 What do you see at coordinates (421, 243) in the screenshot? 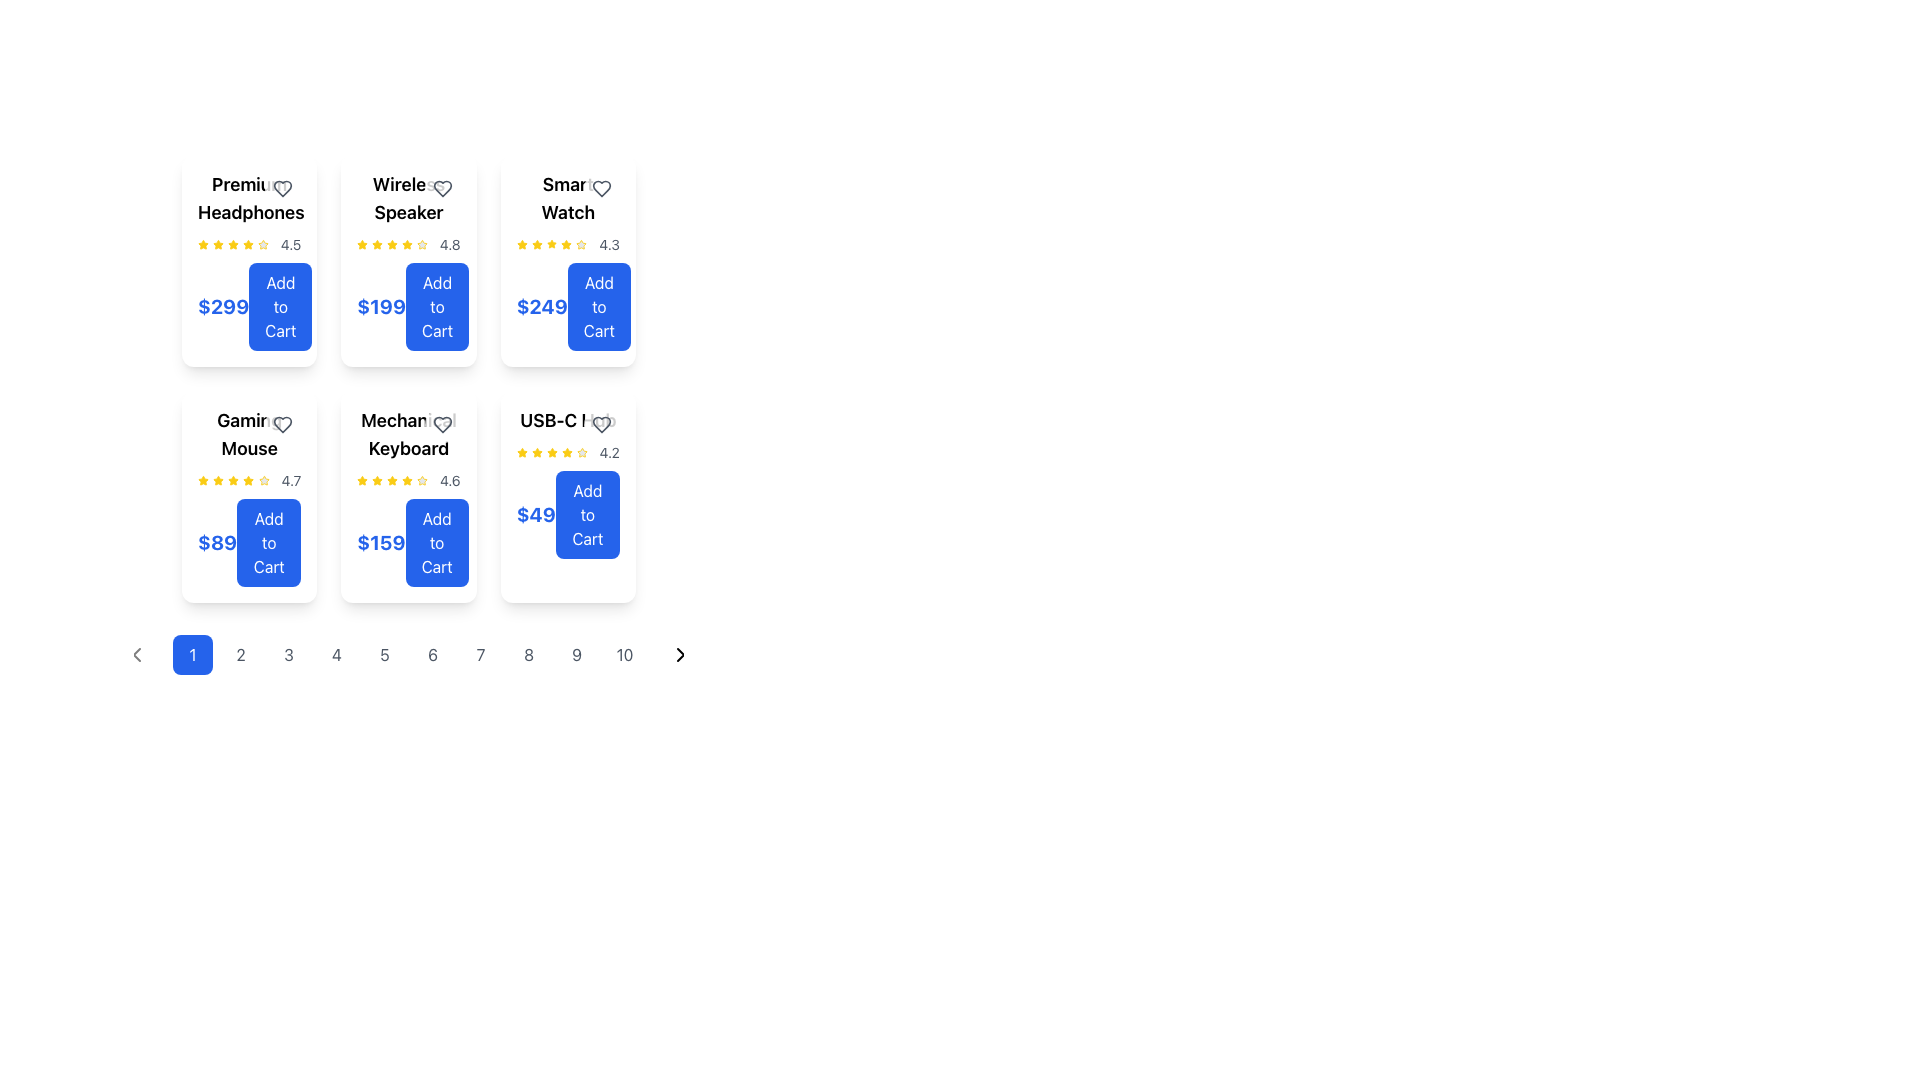
I see `the yellow star icon in the rating system located under the 'Wireless Speaker' title in the second column of the top row` at bounding box center [421, 243].